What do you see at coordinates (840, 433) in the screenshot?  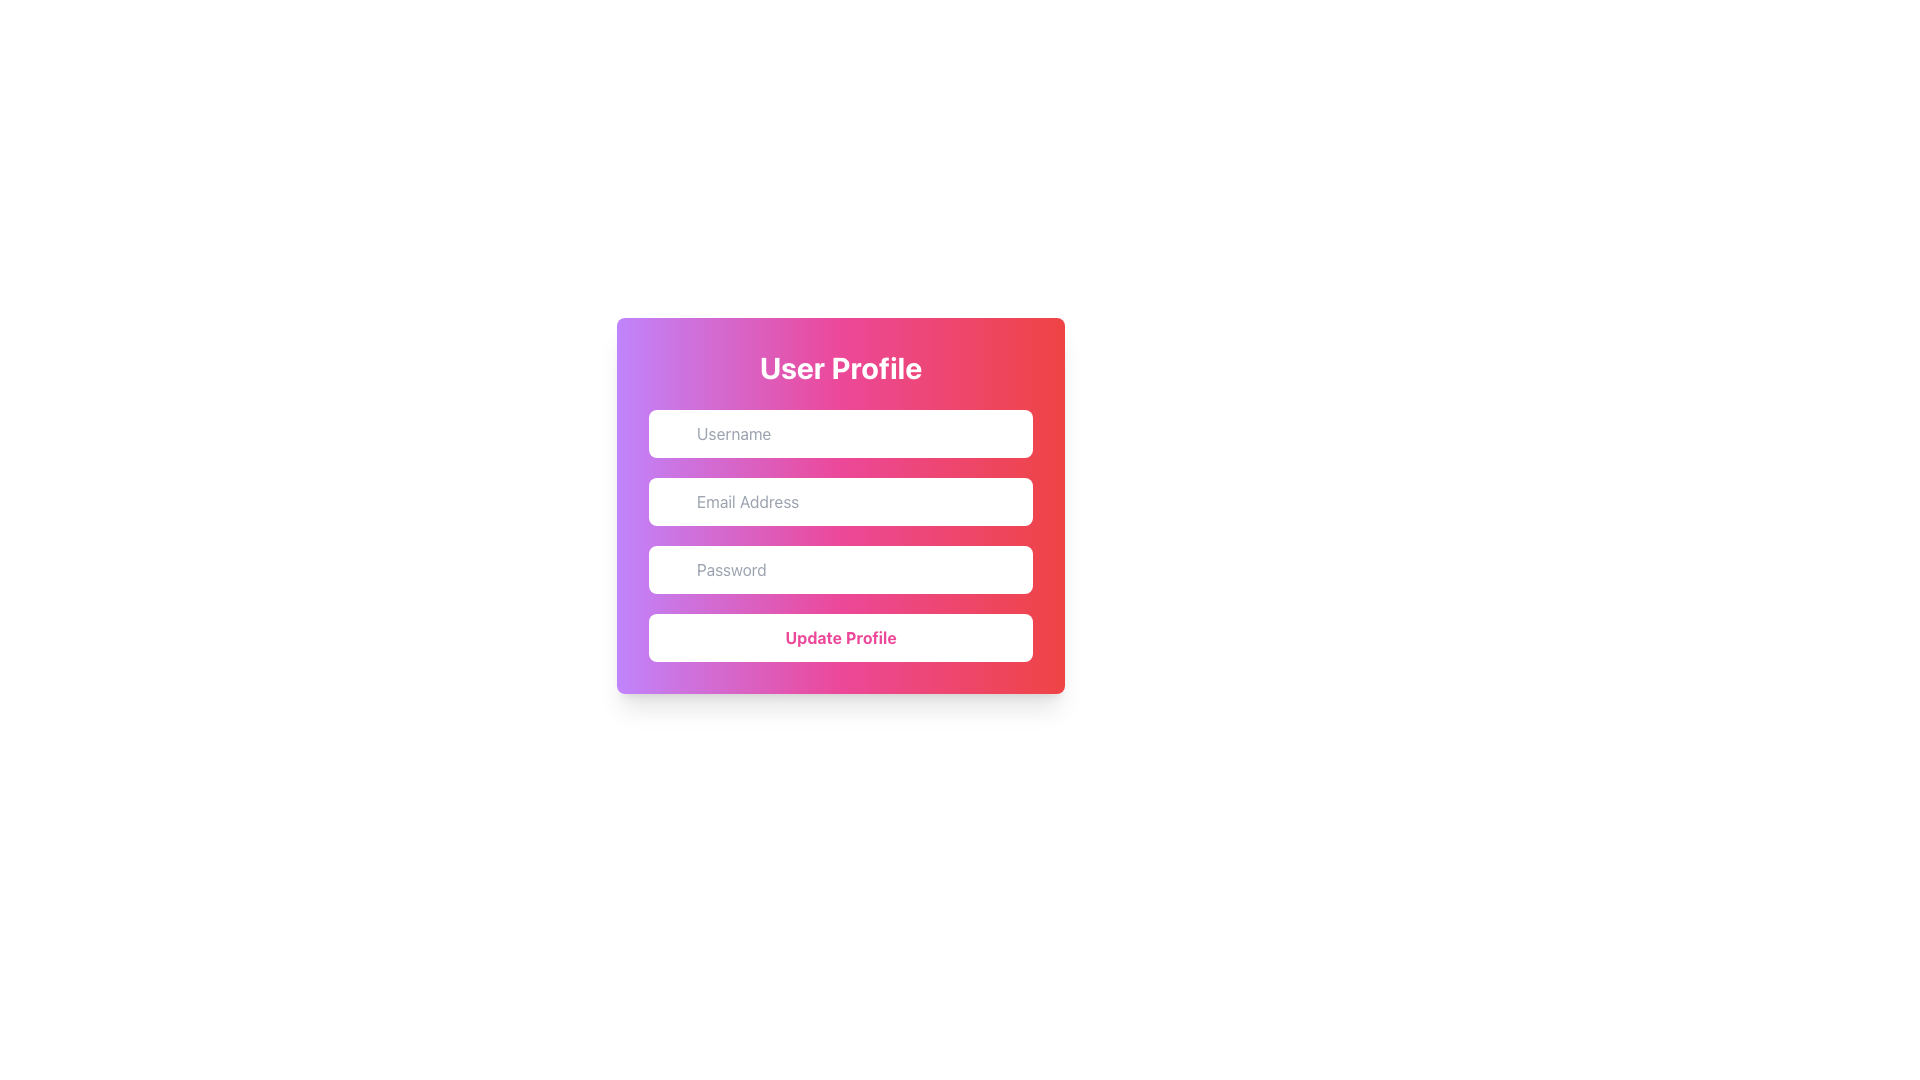 I see `the 'Username' text input field in the 'User Profile' form by tabbing to it` at bounding box center [840, 433].